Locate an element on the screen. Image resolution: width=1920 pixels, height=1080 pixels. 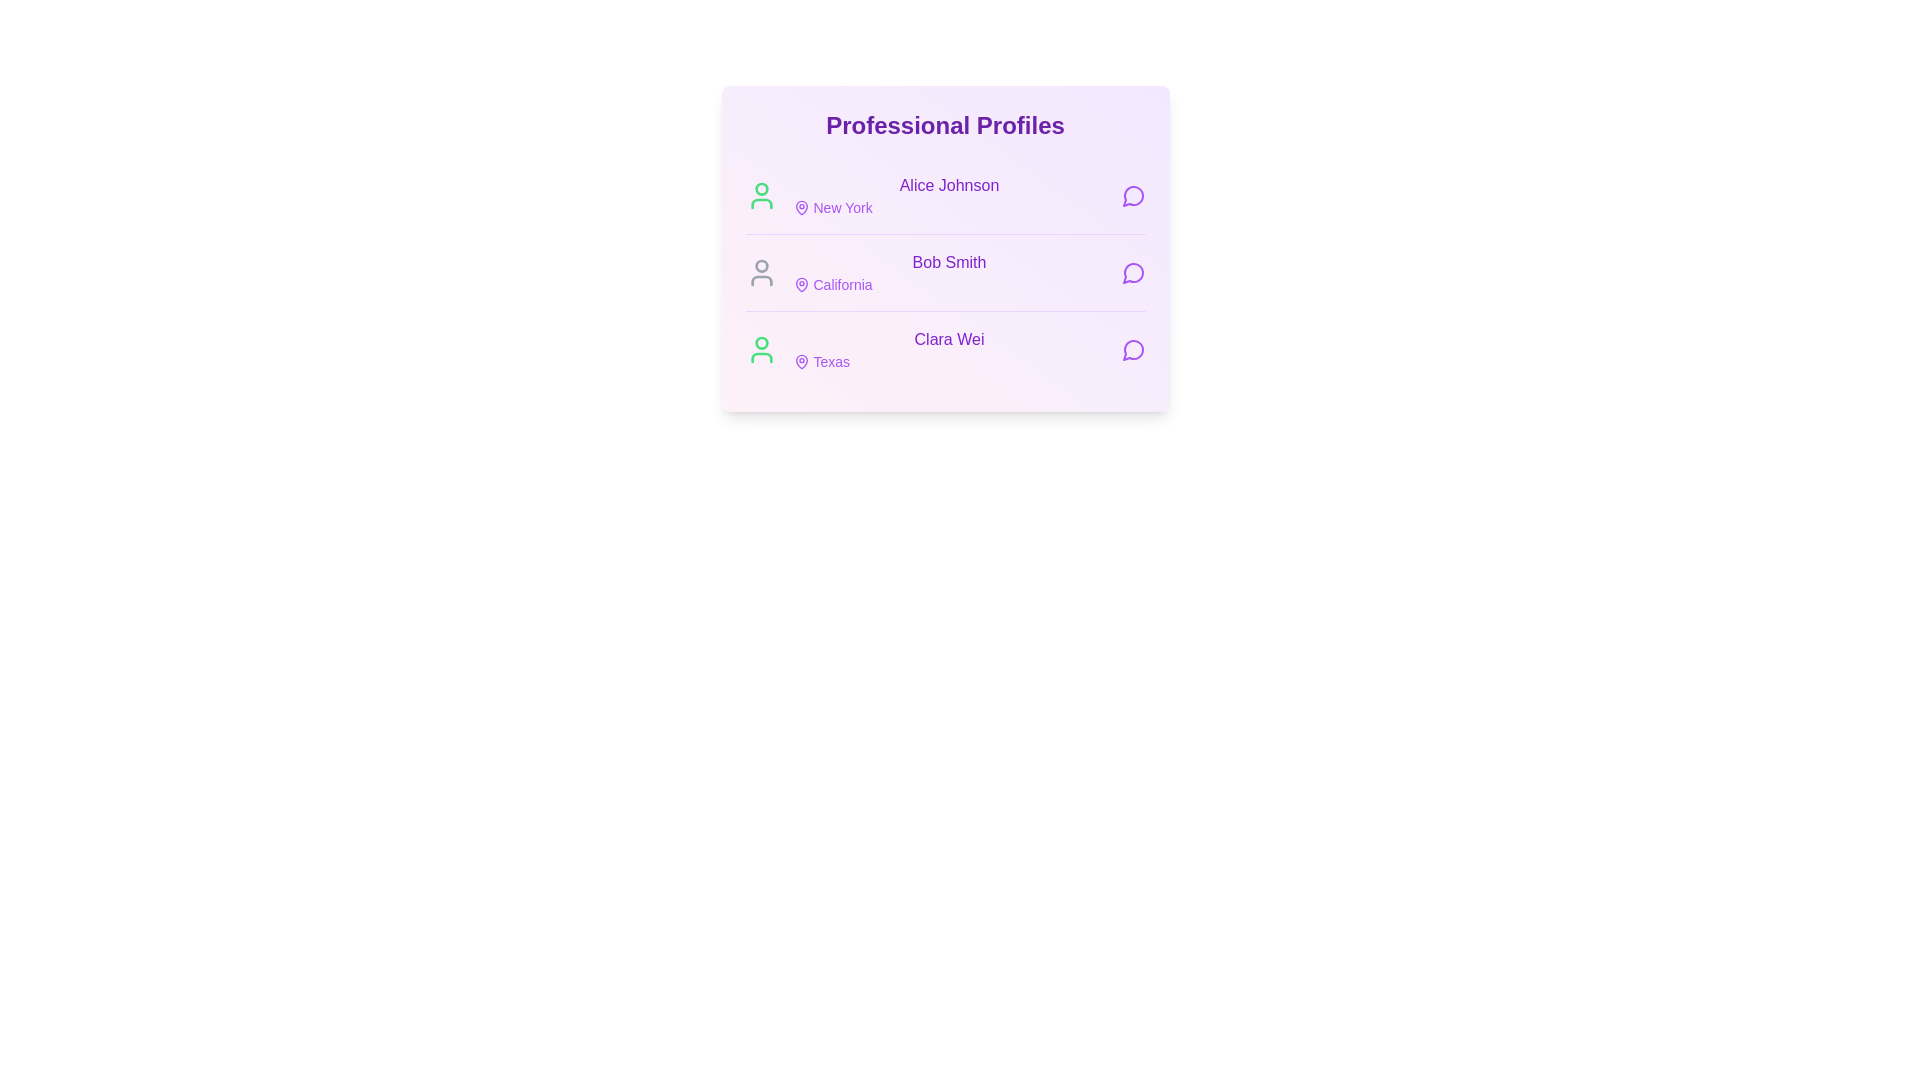
the profile name text for Clara Wei is located at coordinates (948, 338).